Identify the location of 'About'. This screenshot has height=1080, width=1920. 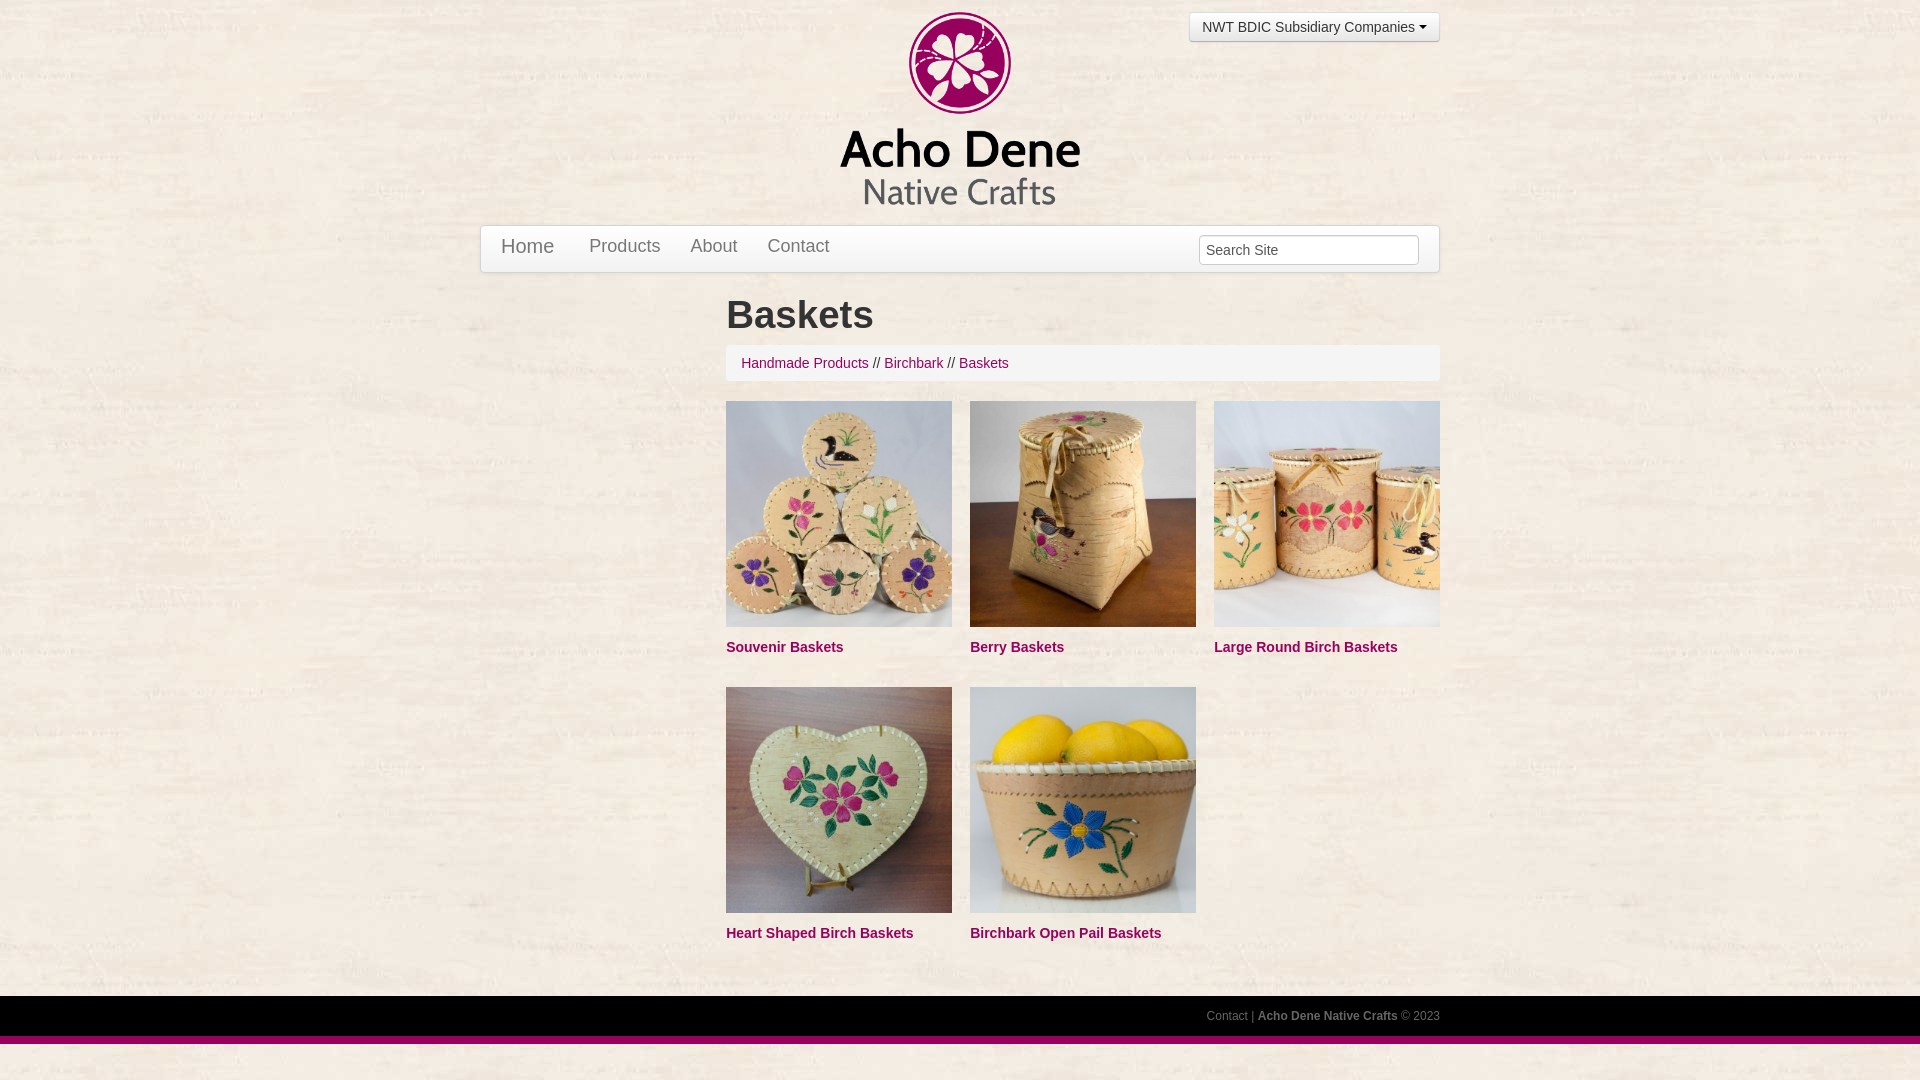
(713, 245).